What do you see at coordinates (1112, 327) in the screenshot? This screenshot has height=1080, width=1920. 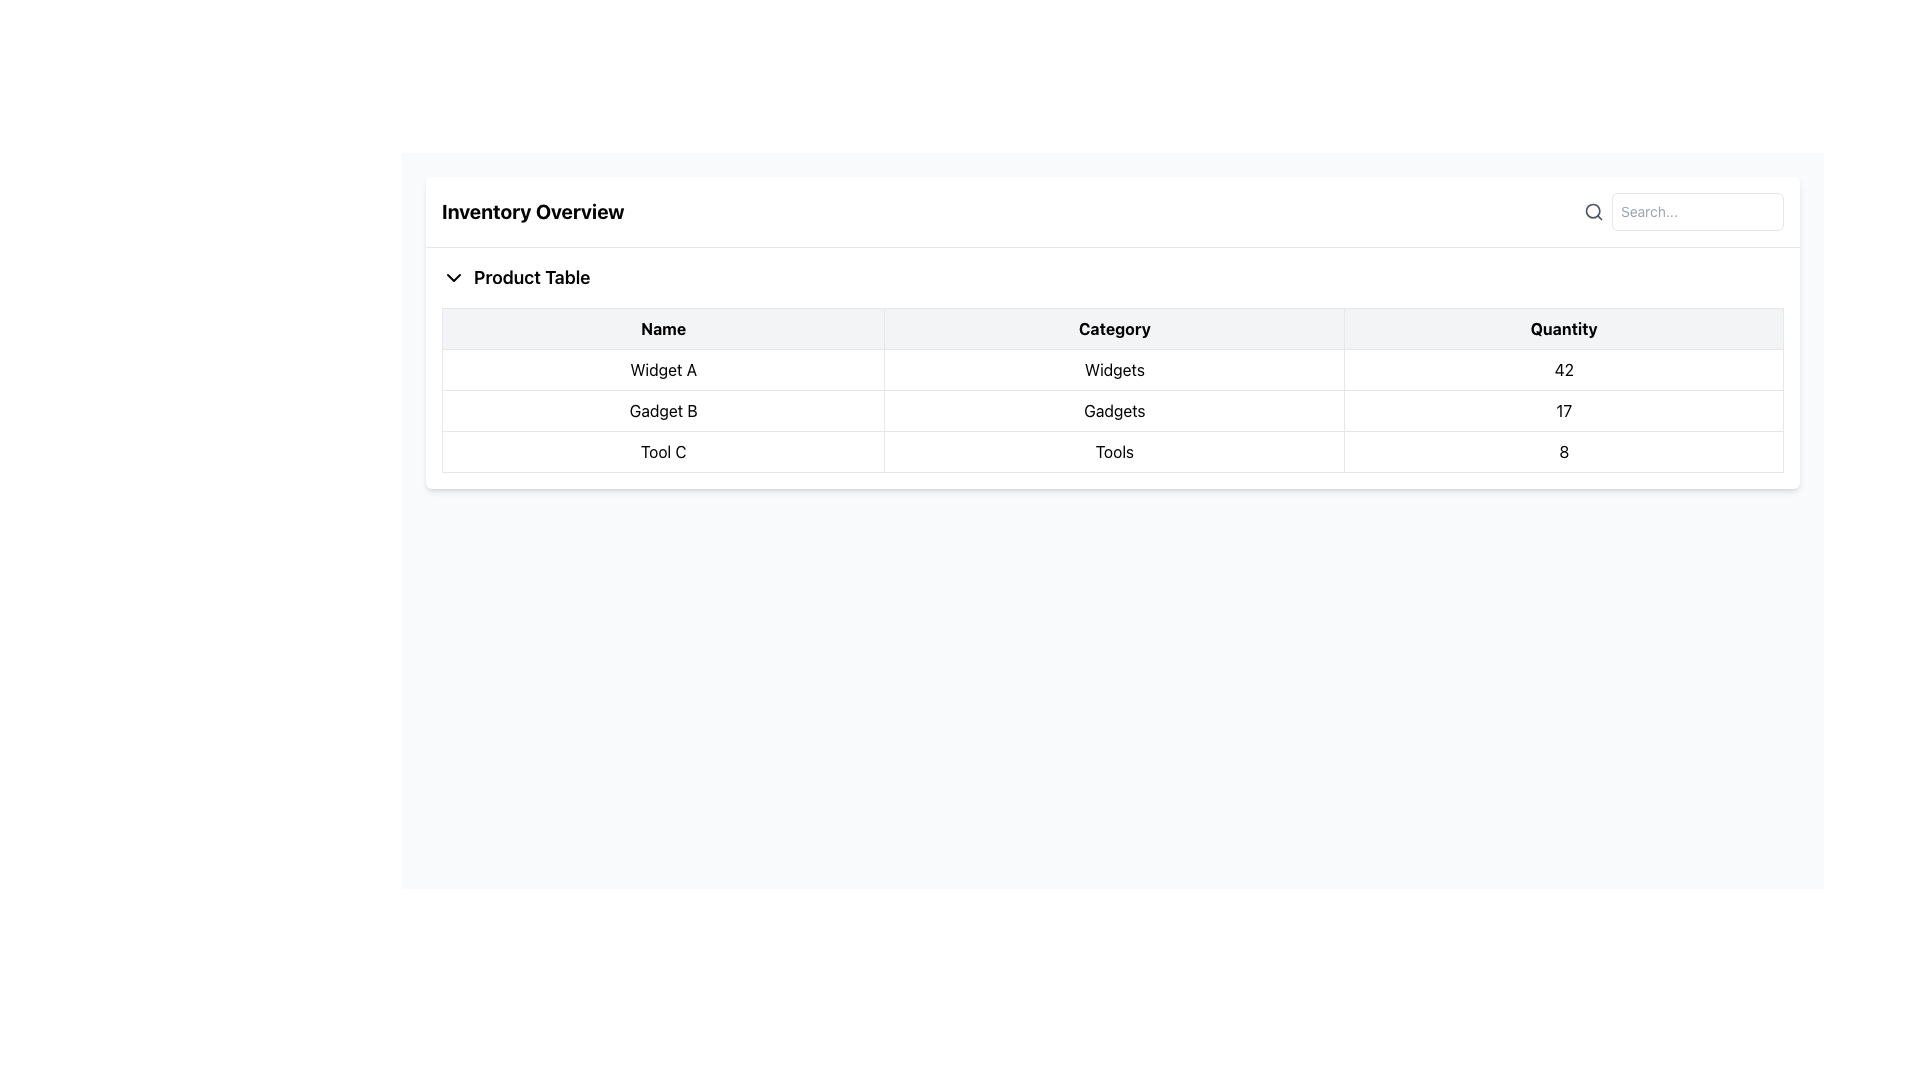 I see `the header row of the table that labels the columns 'Name,' 'Category,' and 'Quantity.'` at bounding box center [1112, 327].